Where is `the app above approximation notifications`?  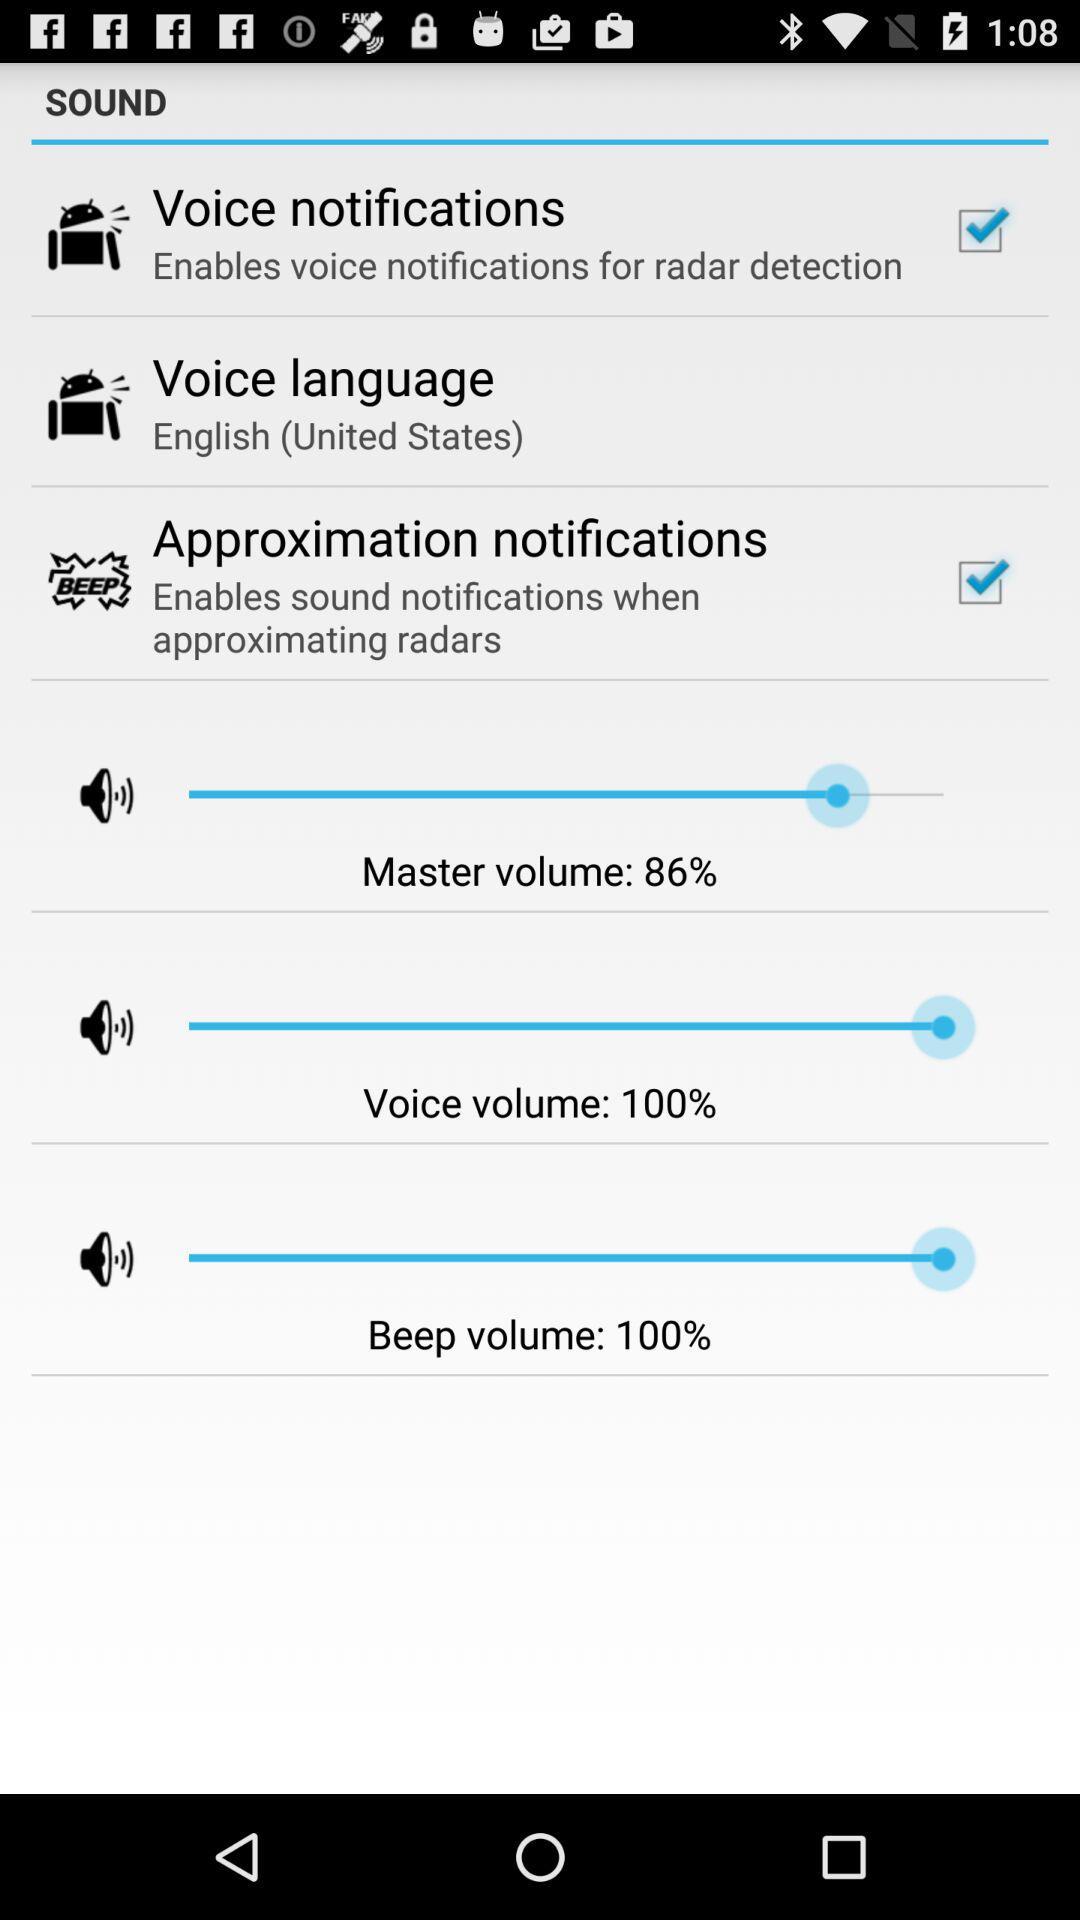 the app above approximation notifications is located at coordinates (337, 434).